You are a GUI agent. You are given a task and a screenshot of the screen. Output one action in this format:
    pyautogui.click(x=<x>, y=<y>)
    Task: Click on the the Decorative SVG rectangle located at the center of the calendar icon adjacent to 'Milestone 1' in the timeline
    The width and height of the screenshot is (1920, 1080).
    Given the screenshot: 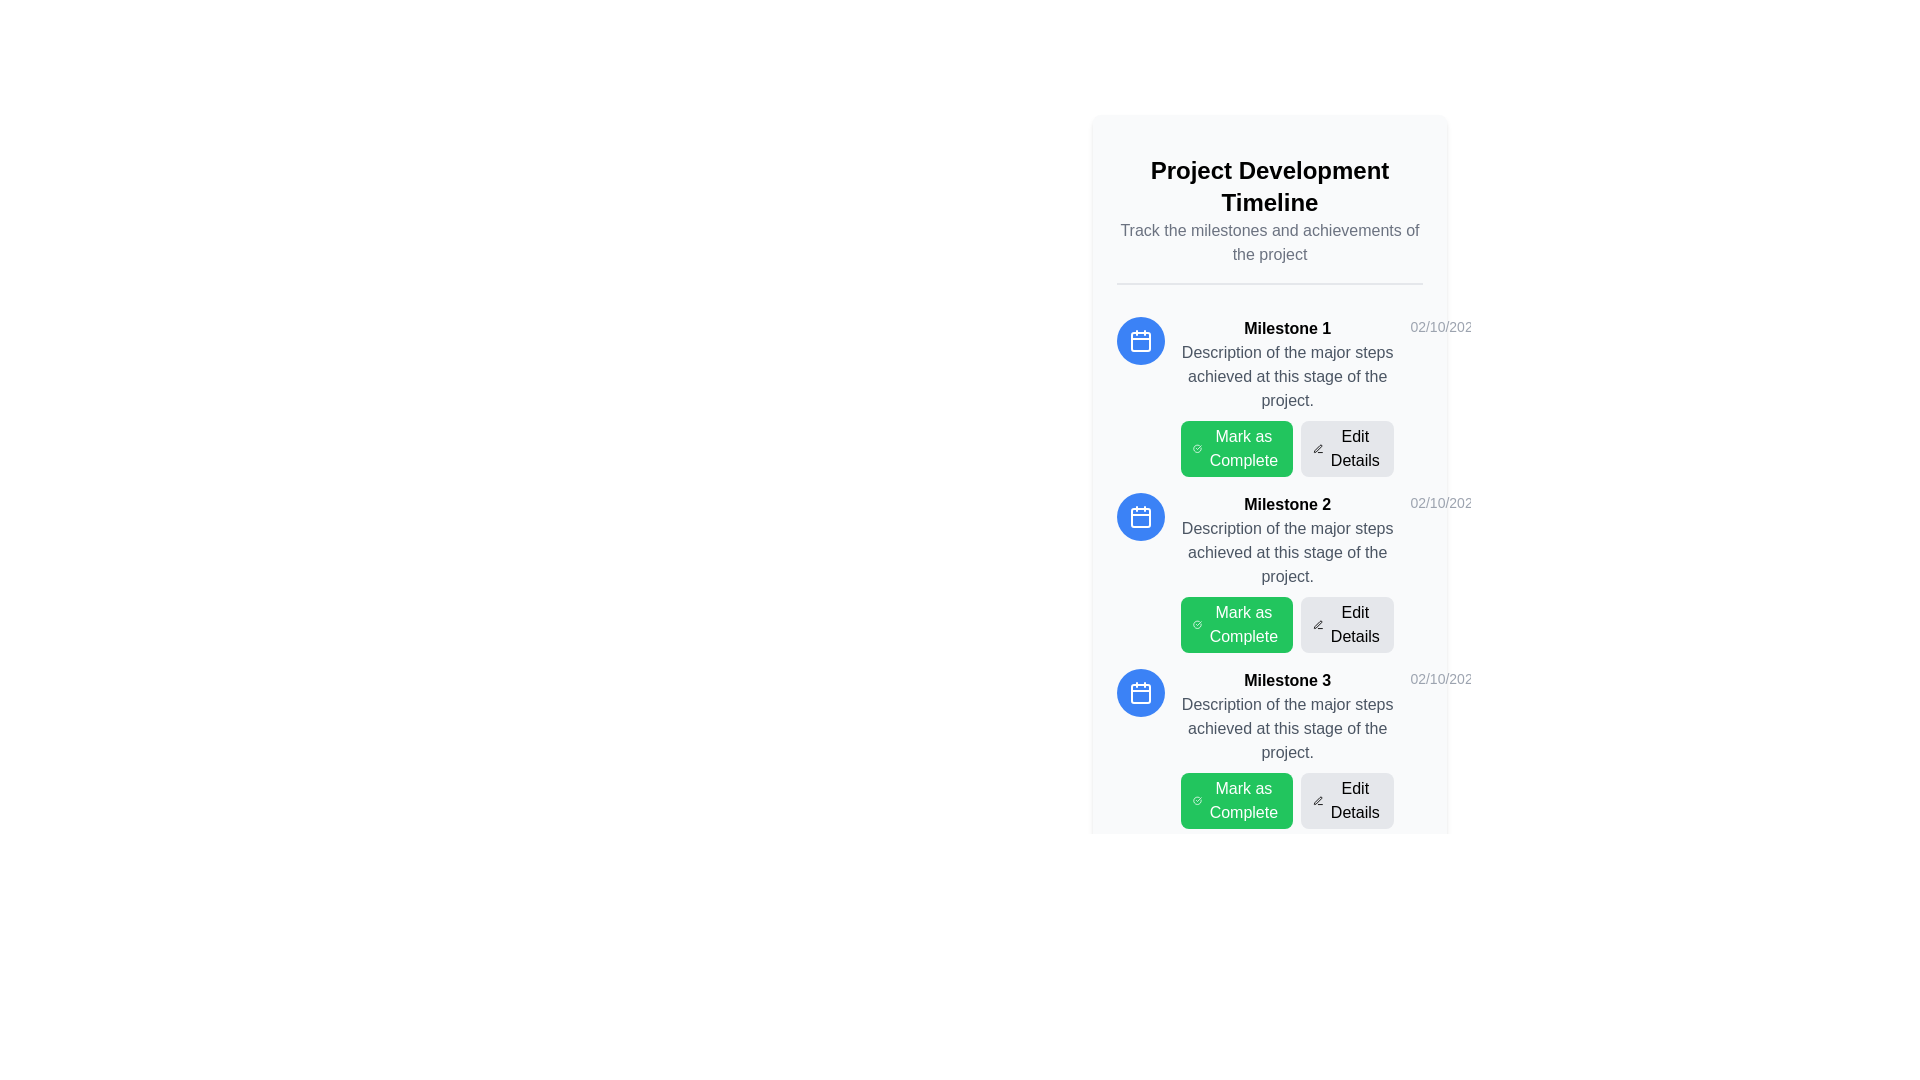 What is the action you would take?
    pyautogui.click(x=1141, y=341)
    